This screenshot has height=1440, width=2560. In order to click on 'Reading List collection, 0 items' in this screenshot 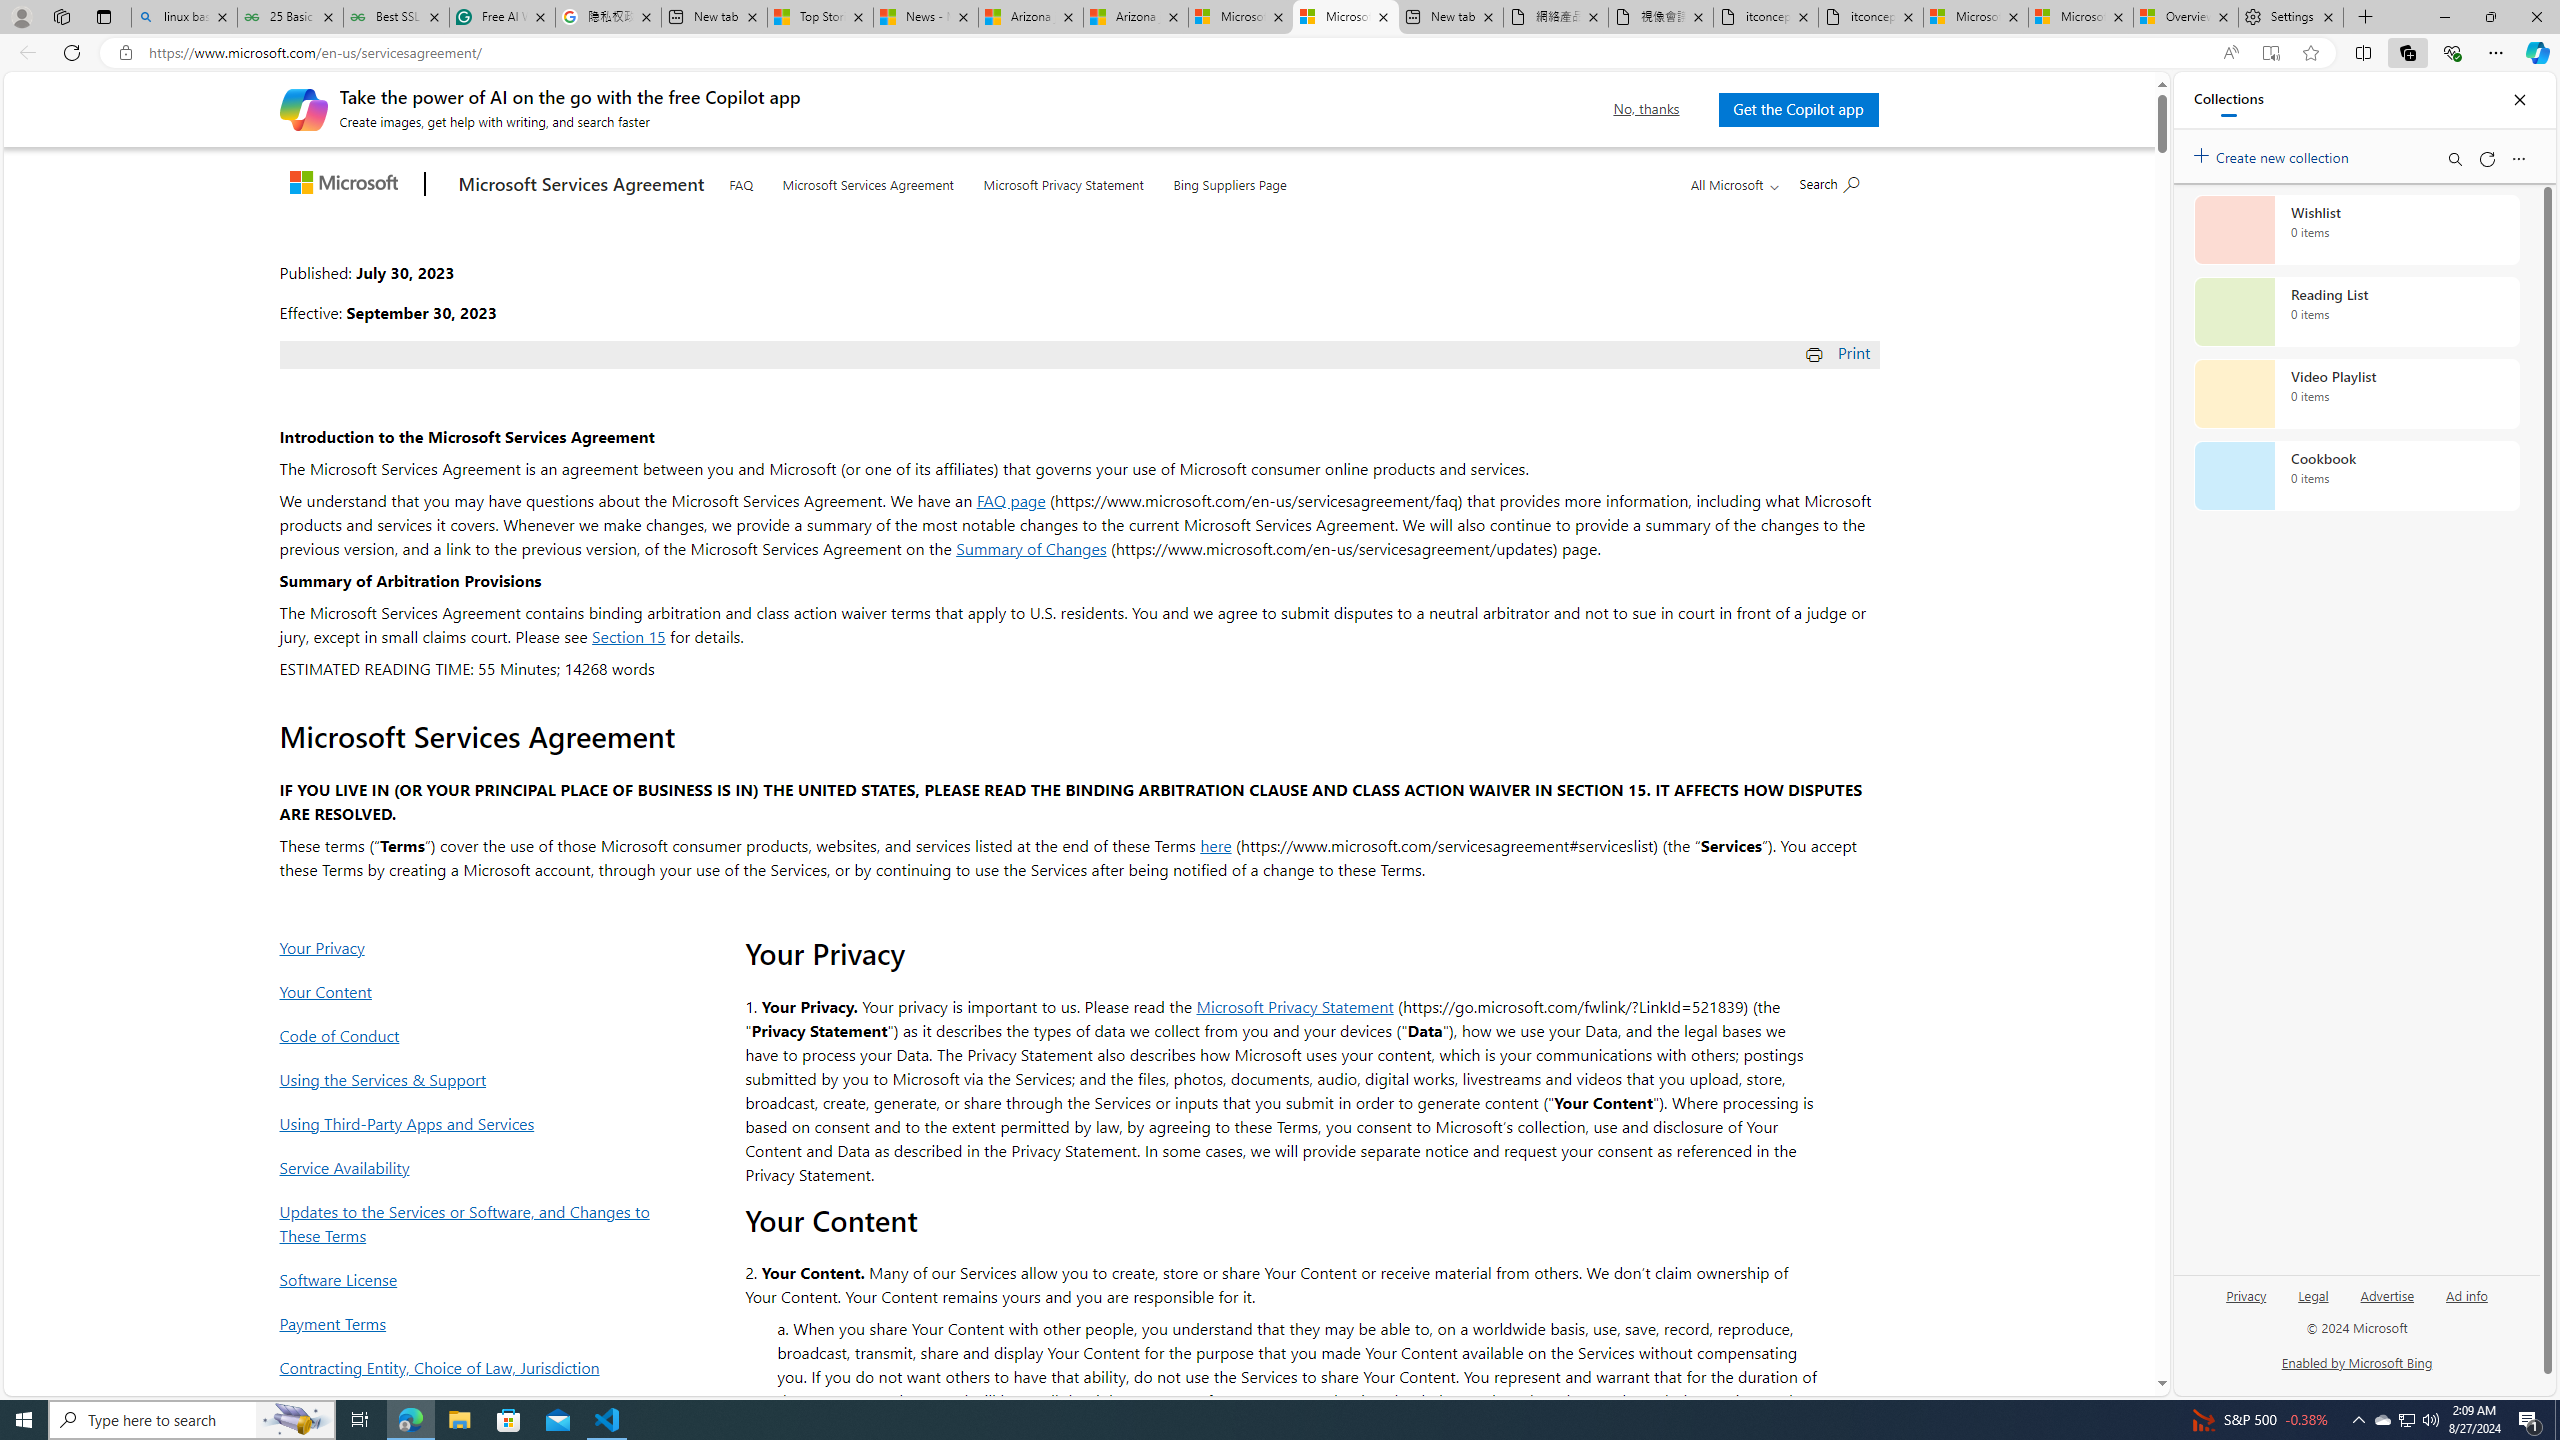, I will do `click(2356, 310)`.